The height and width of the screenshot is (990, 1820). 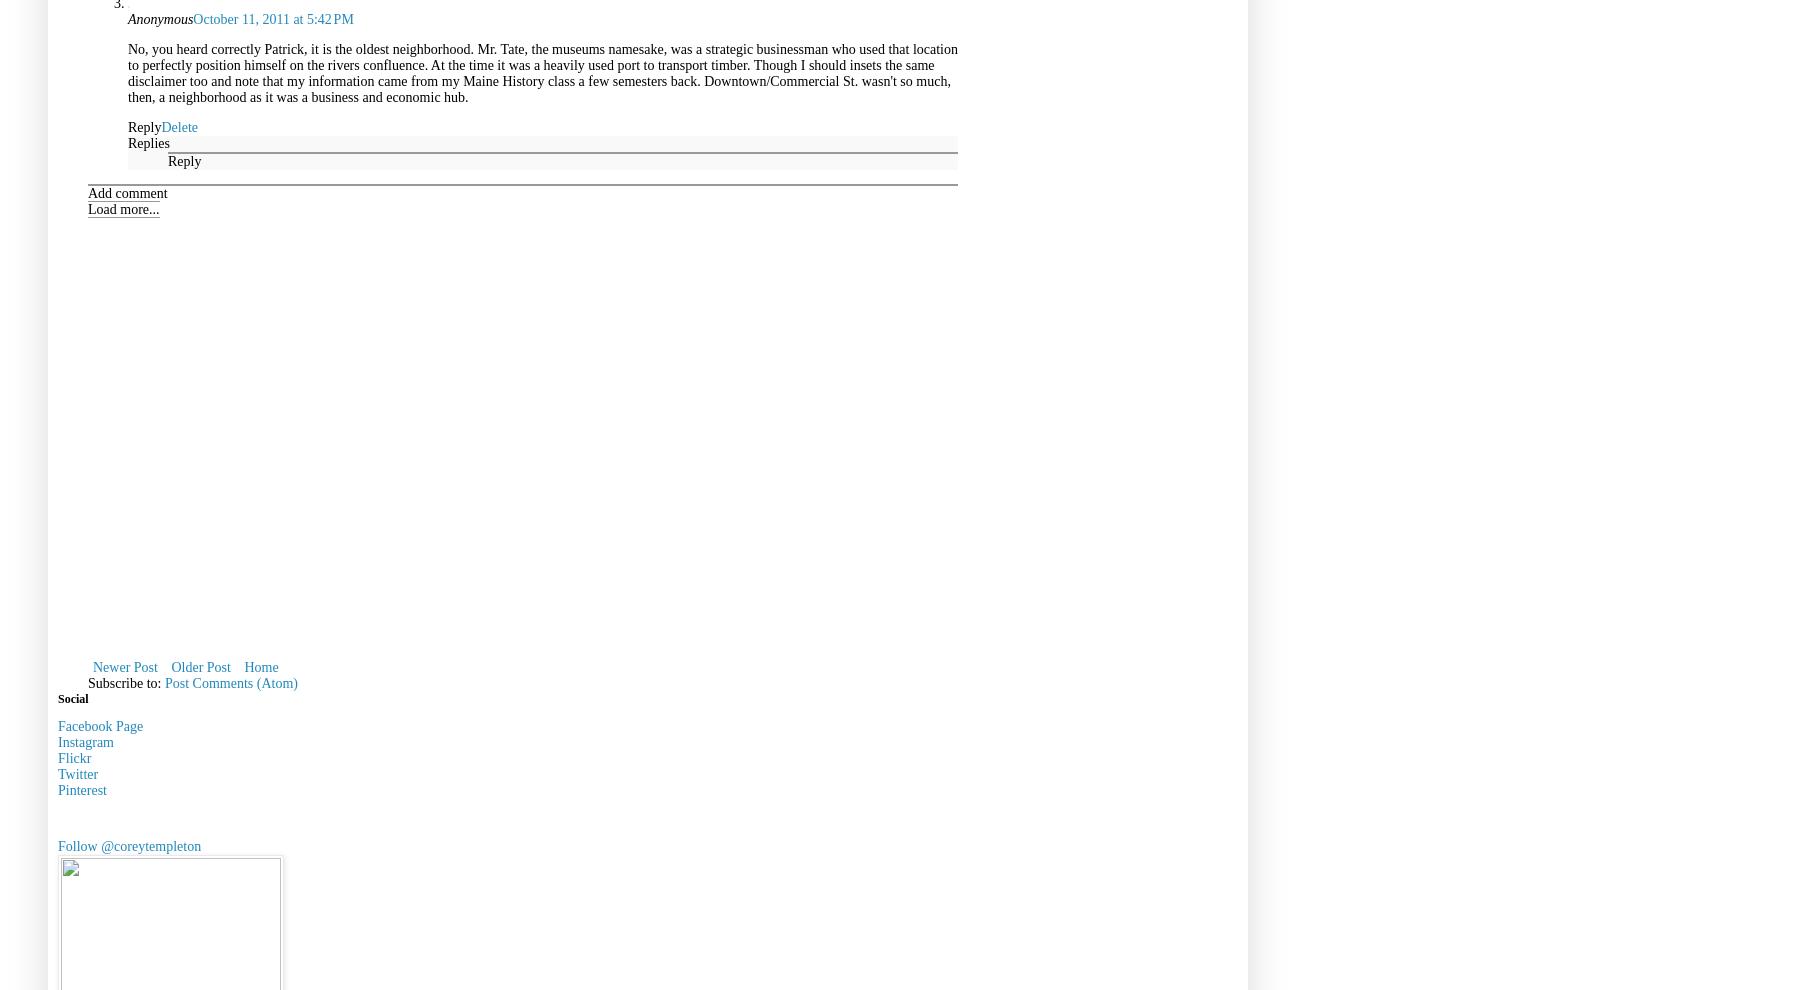 What do you see at coordinates (100, 724) in the screenshot?
I see `'Facebook Page'` at bounding box center [100, 724].